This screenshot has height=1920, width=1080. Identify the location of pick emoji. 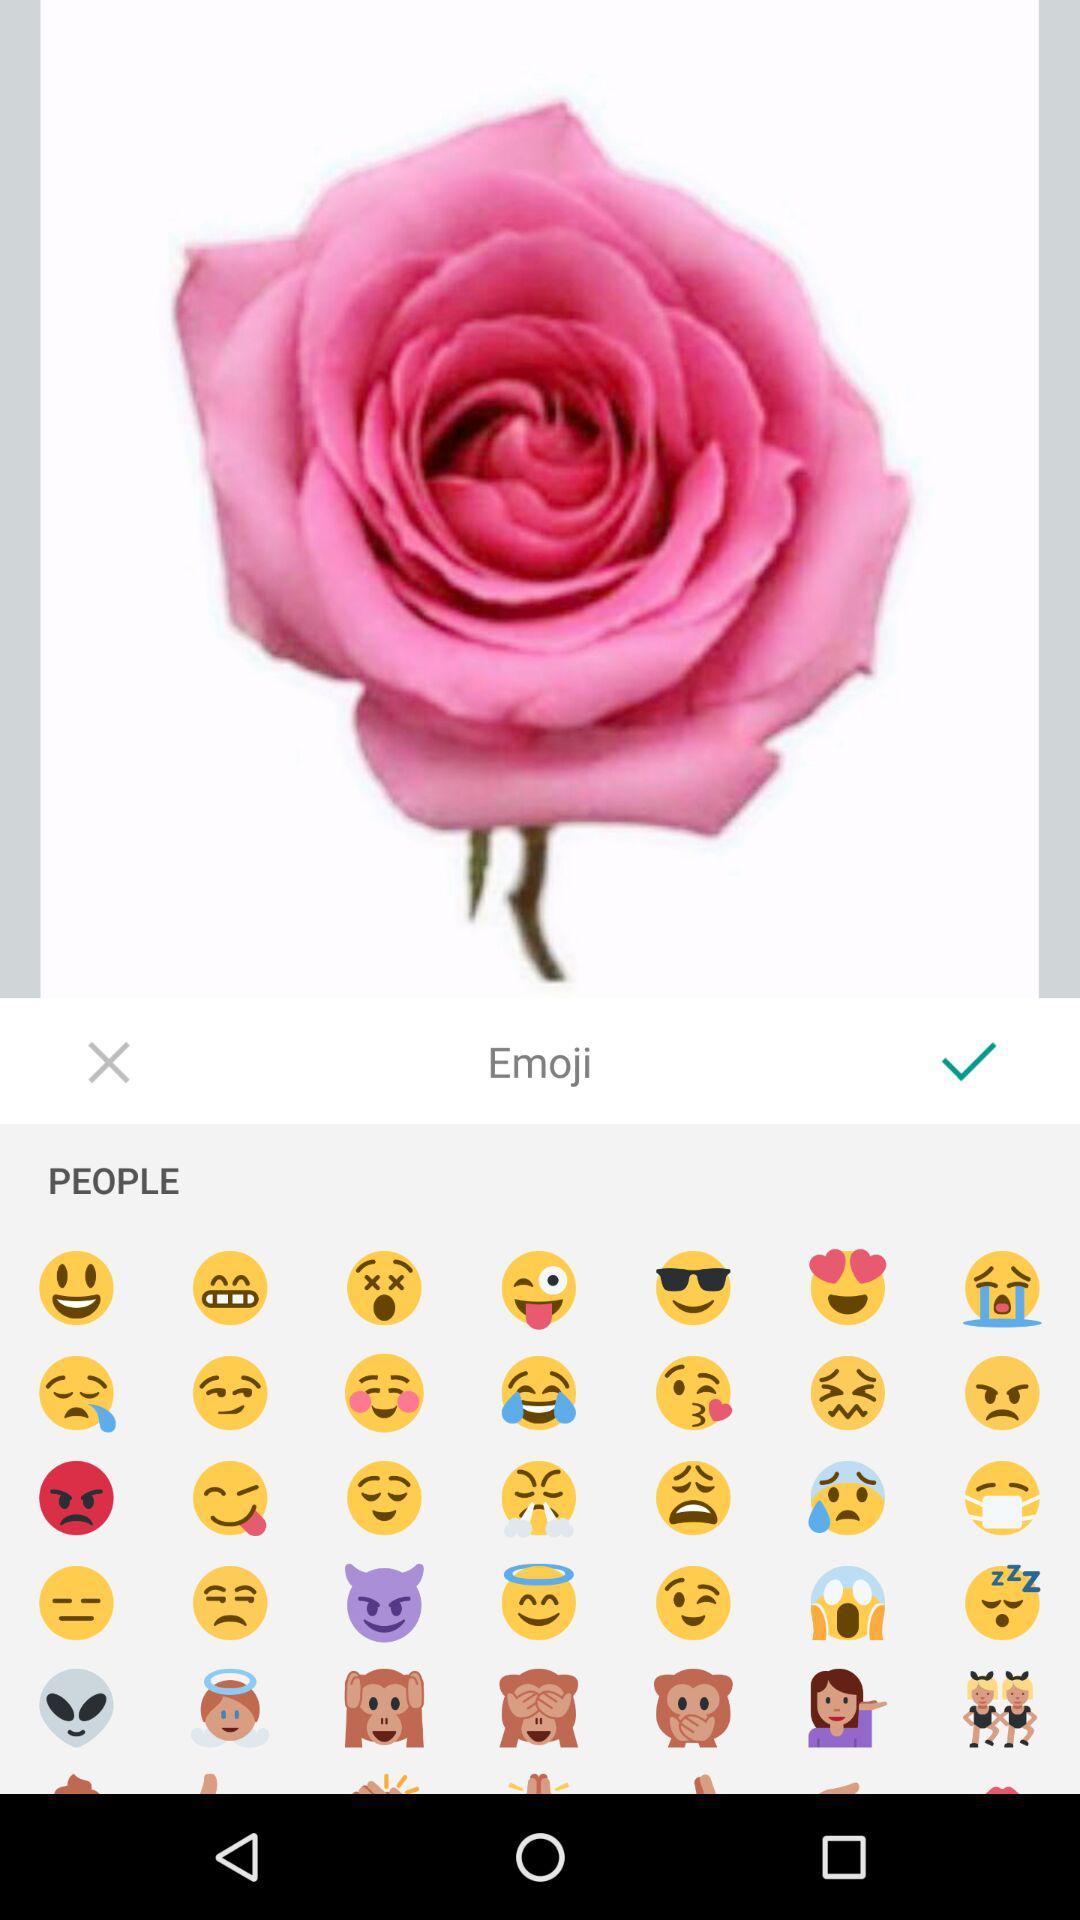
(1002, 1707).